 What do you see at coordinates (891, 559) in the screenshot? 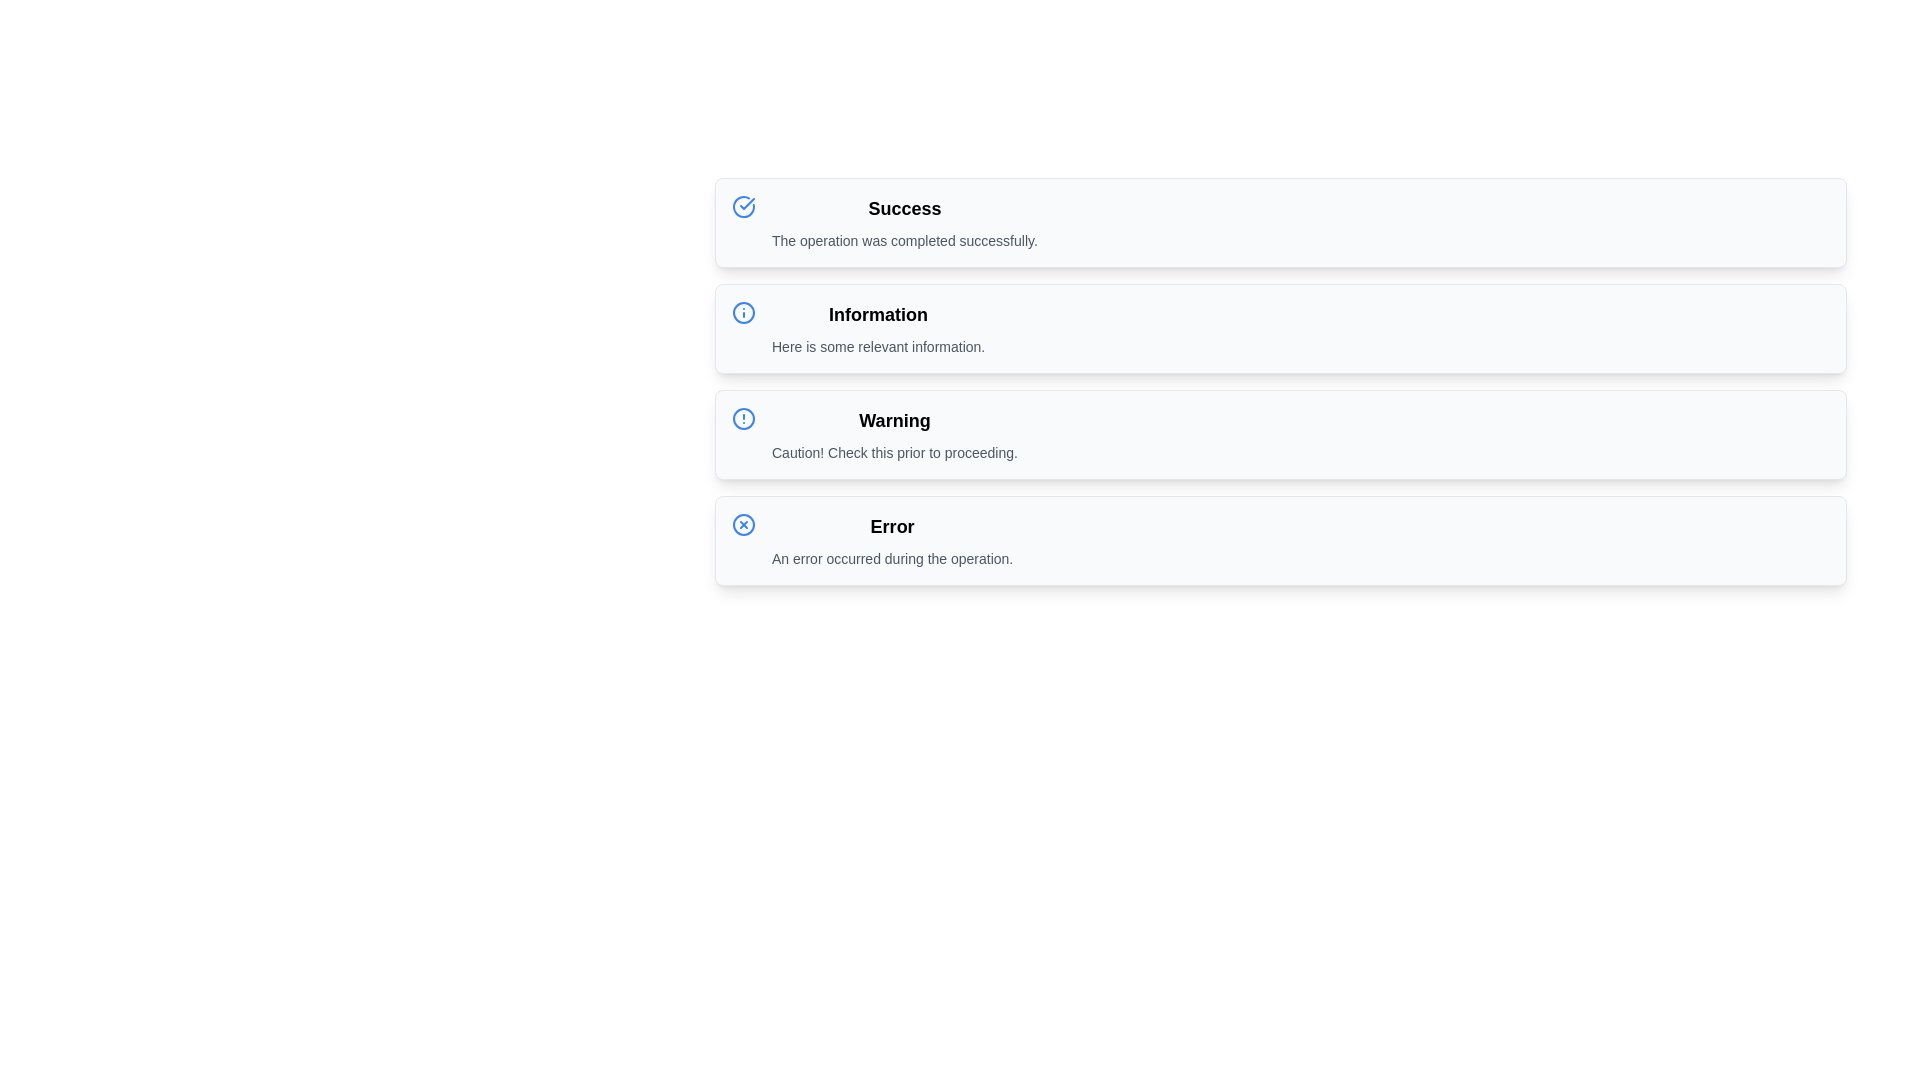
I see `the text label that reads 'An error occurred during the operation.' which is styled in a small gray font and positioned below the bold 'Error' heading` at bounding box center [891, 559].